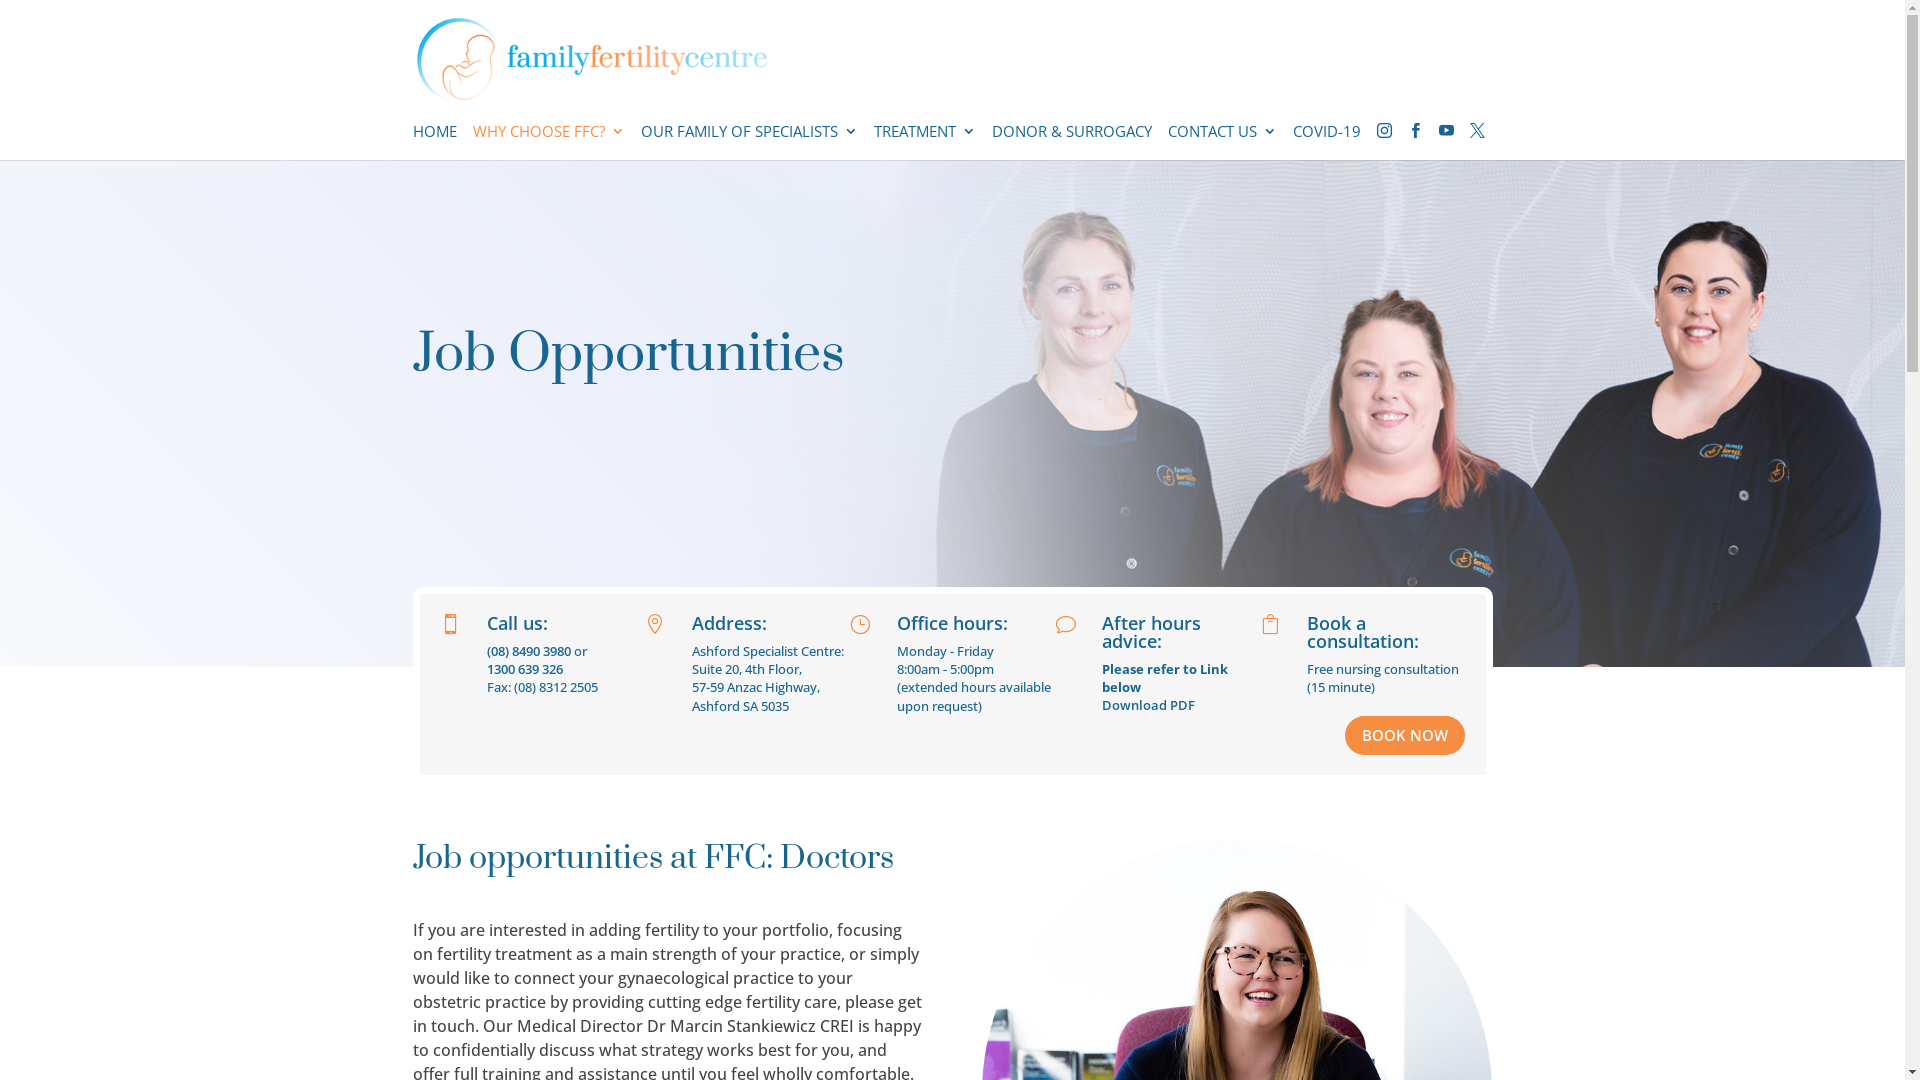 This screenshot has width=1920, height=1080. I want to click on 'COVID-19', so click(1325, 141).